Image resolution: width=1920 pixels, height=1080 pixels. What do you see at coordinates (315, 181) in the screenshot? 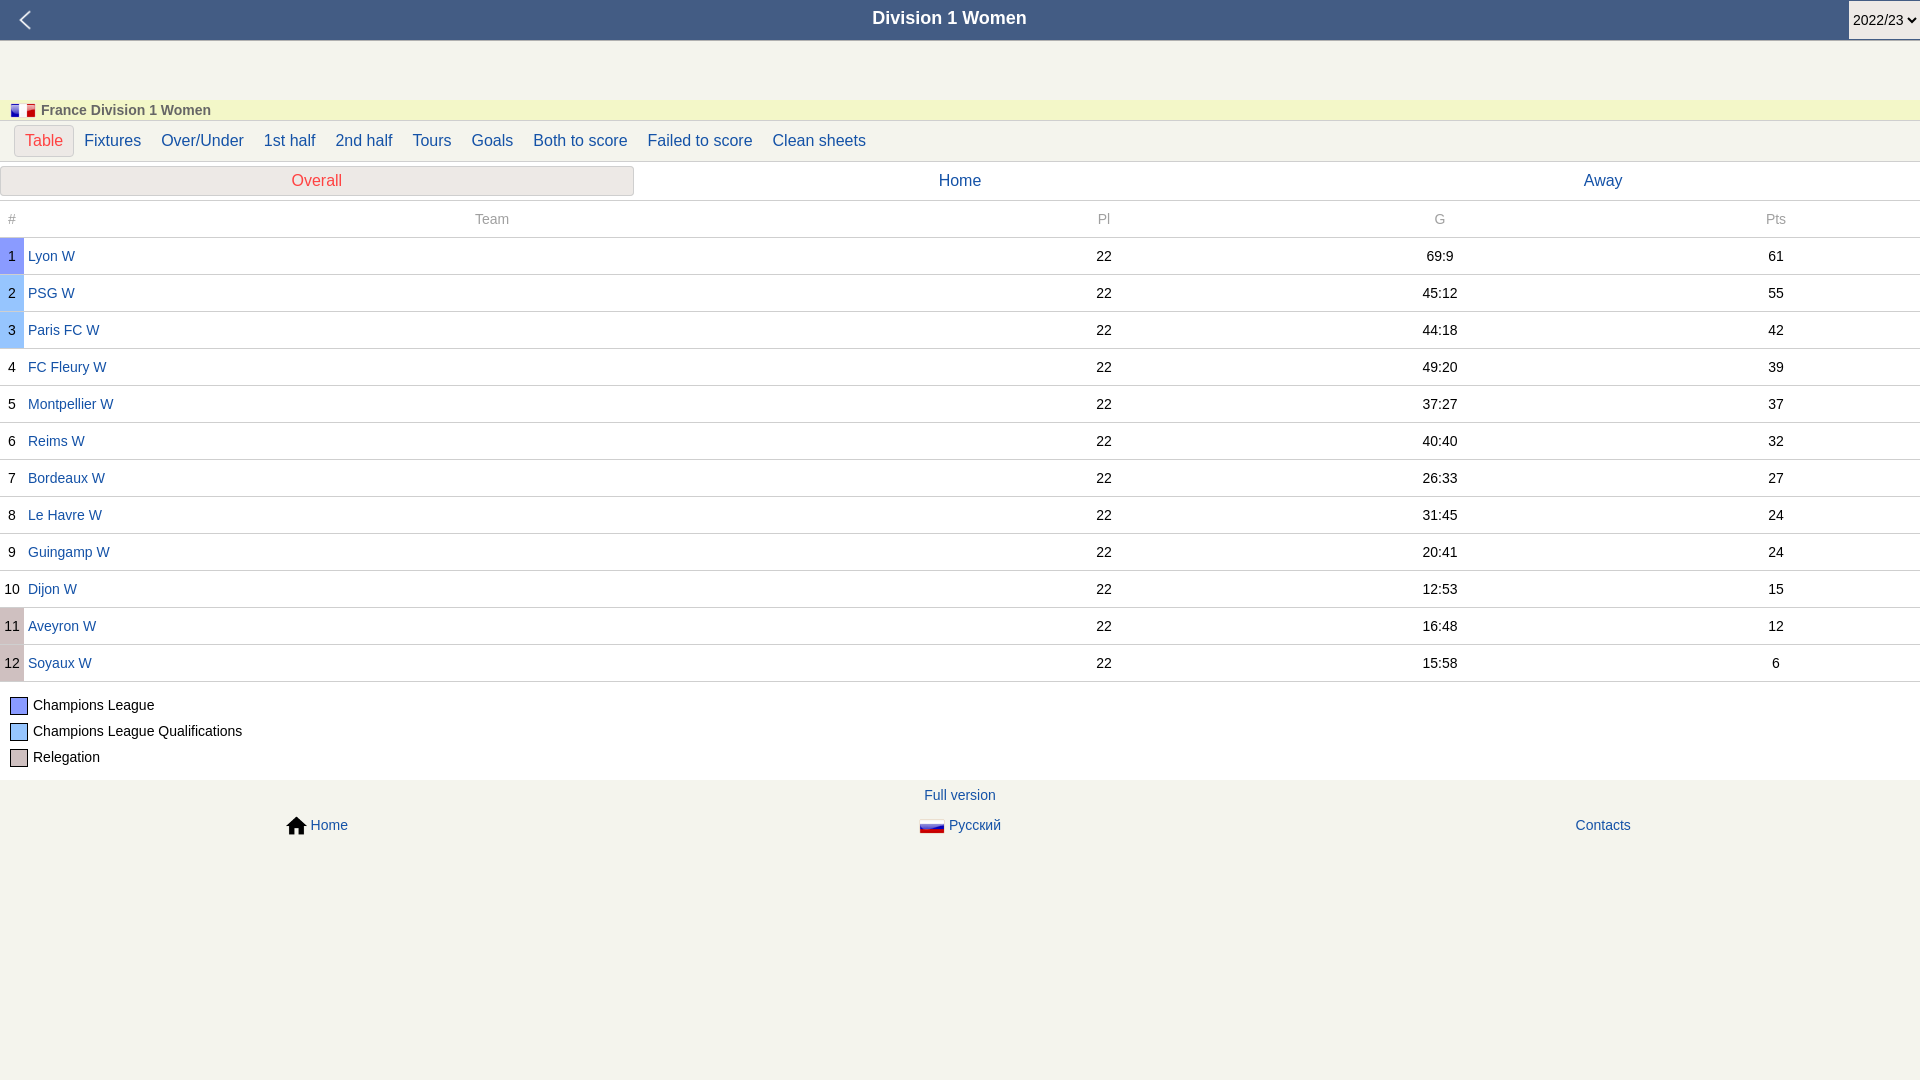
I see `'Overall'` at bounding box center [315, 181].